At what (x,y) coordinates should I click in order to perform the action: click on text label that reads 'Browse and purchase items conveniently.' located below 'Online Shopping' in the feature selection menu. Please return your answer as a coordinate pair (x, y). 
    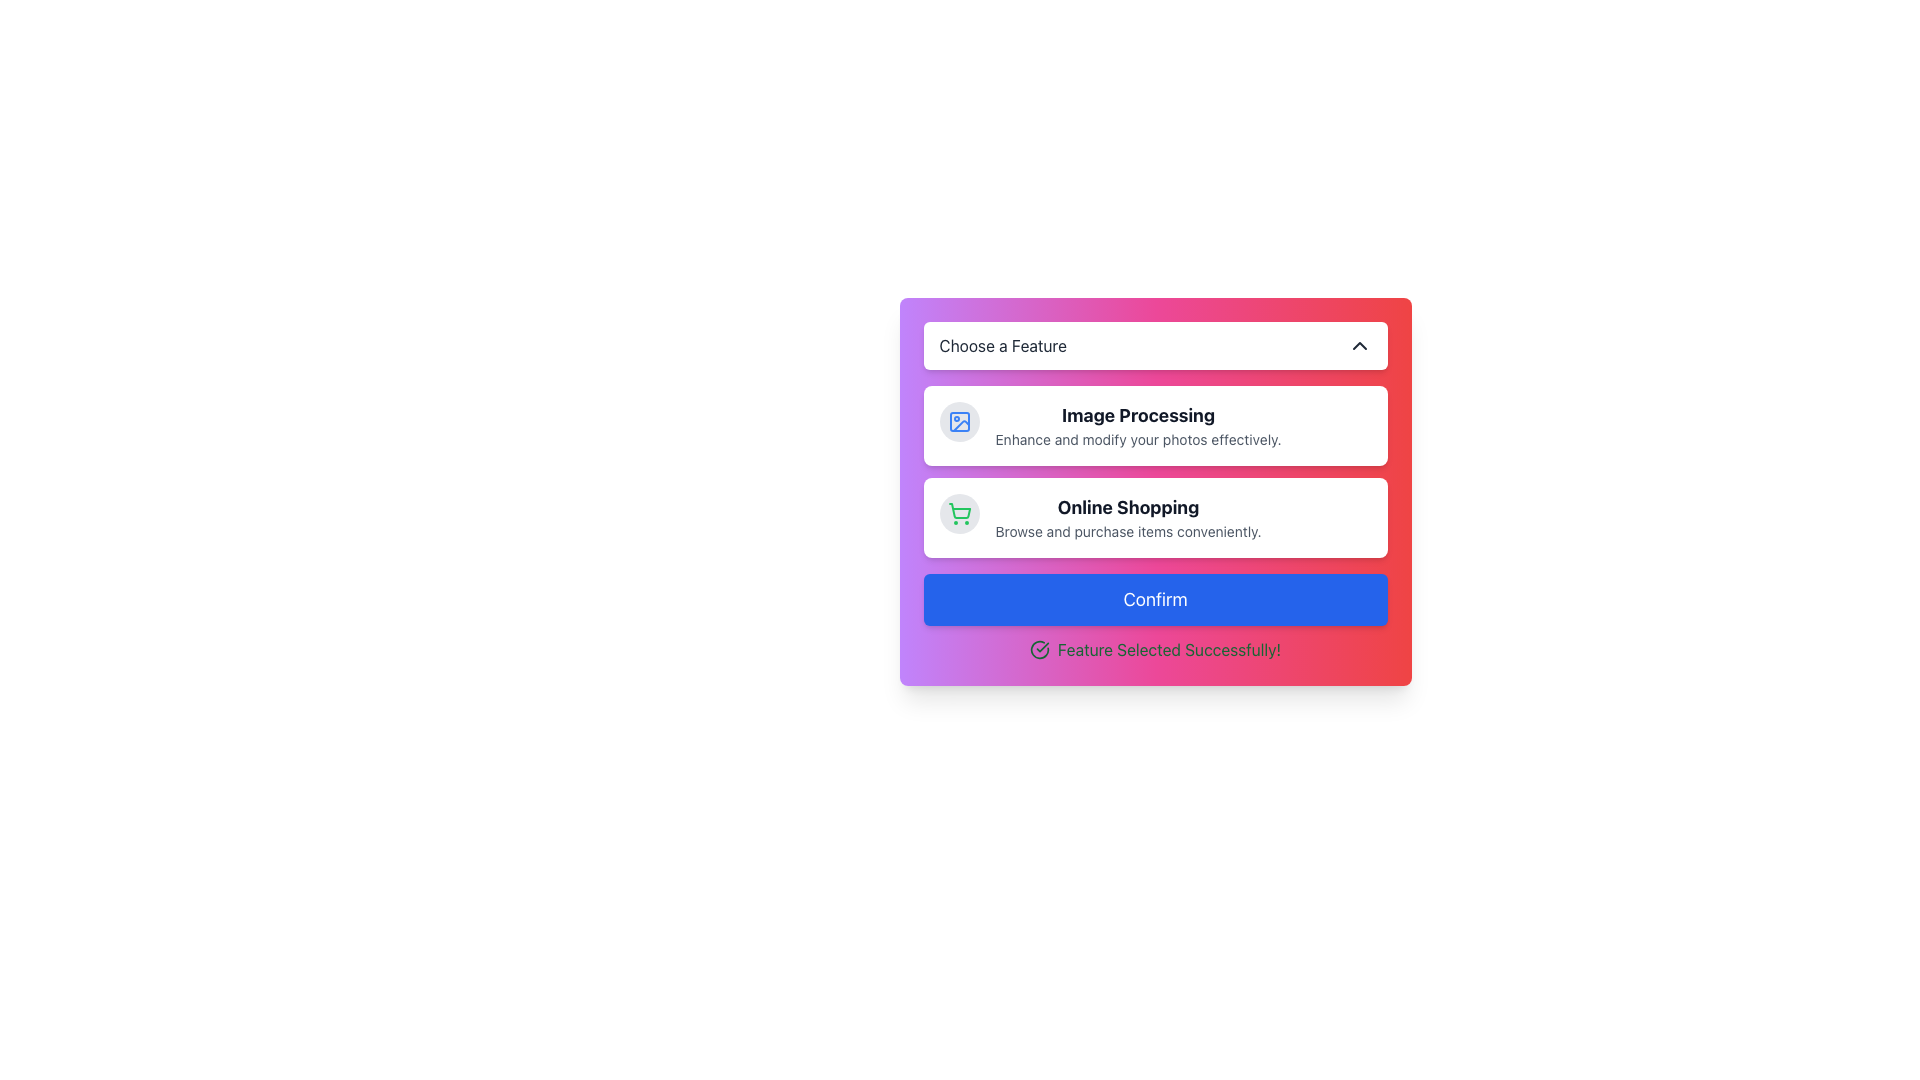
    Looking at the image, I should click on (1128, 531).